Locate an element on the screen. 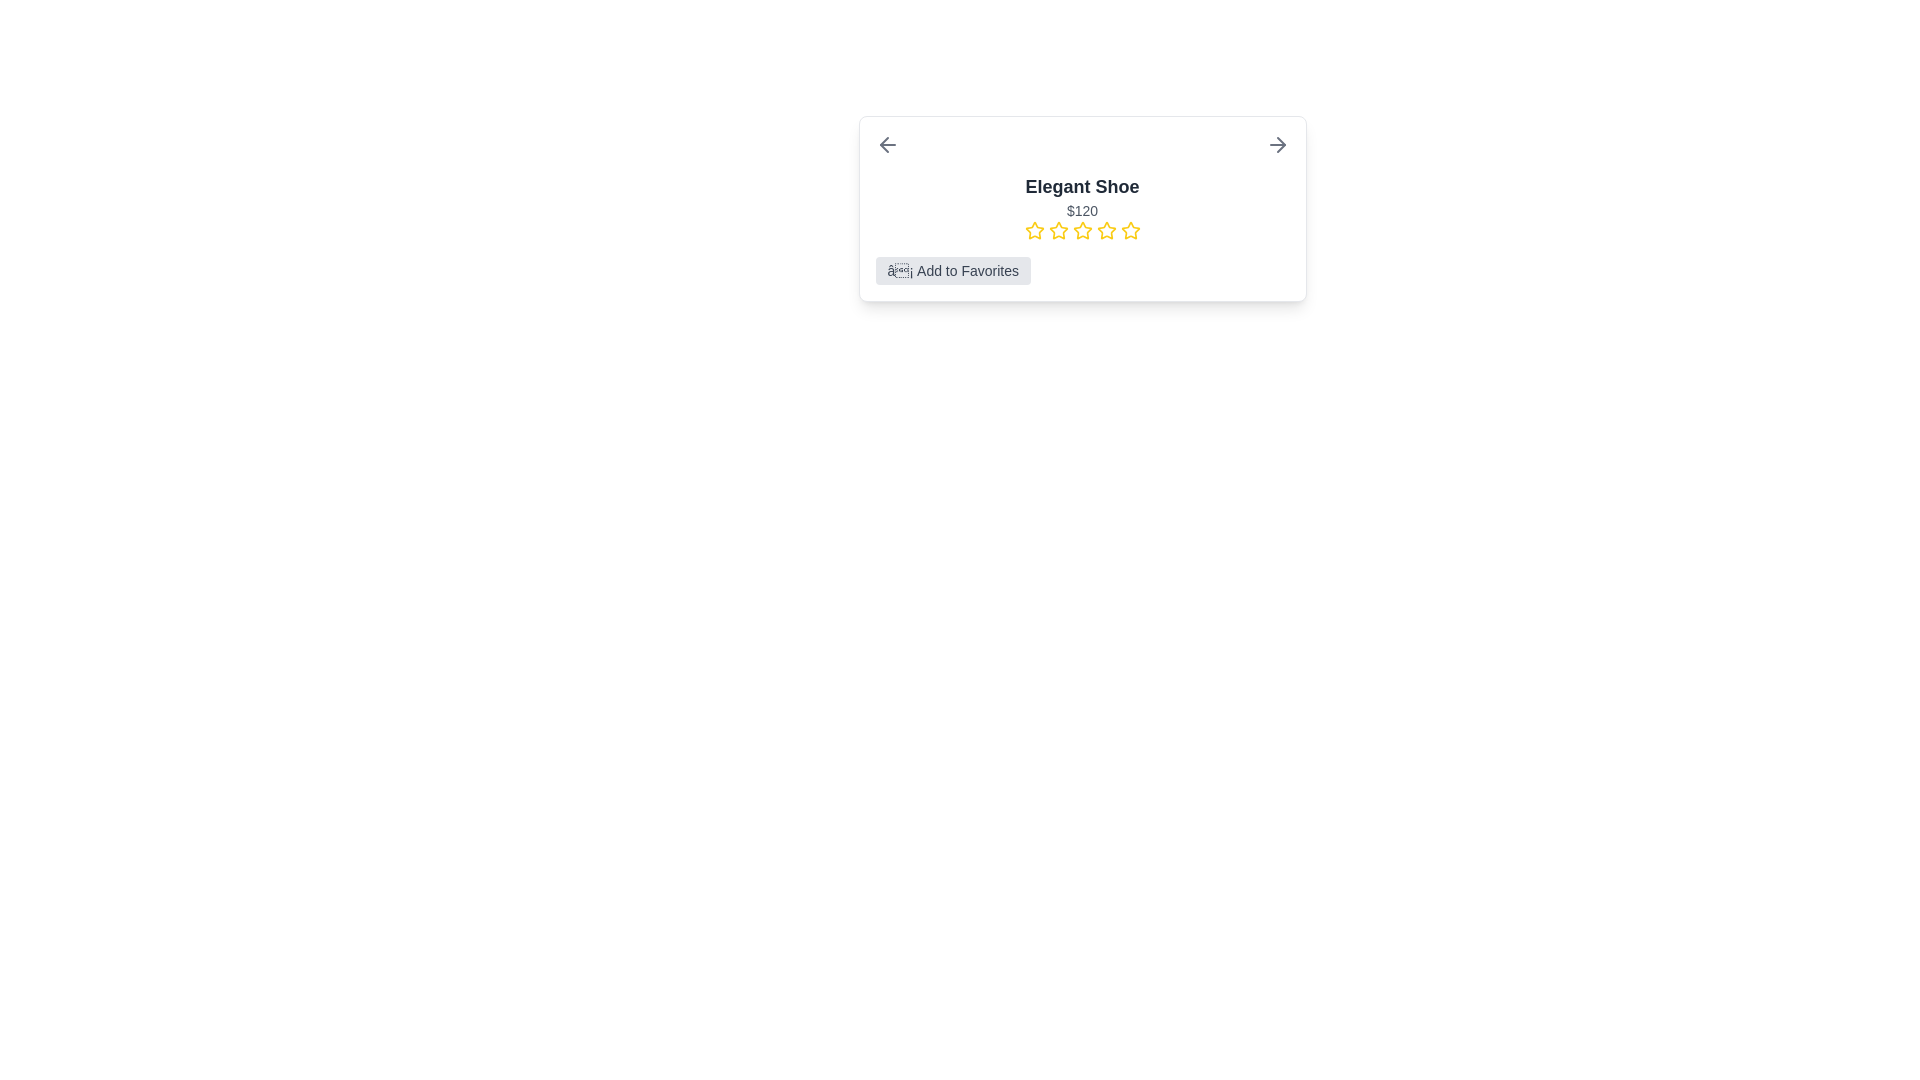  the rightwards pointing arrow icon located in the top-right corner of the card-like component to potentially display a tooltip is located at coordinates (1281, 144).